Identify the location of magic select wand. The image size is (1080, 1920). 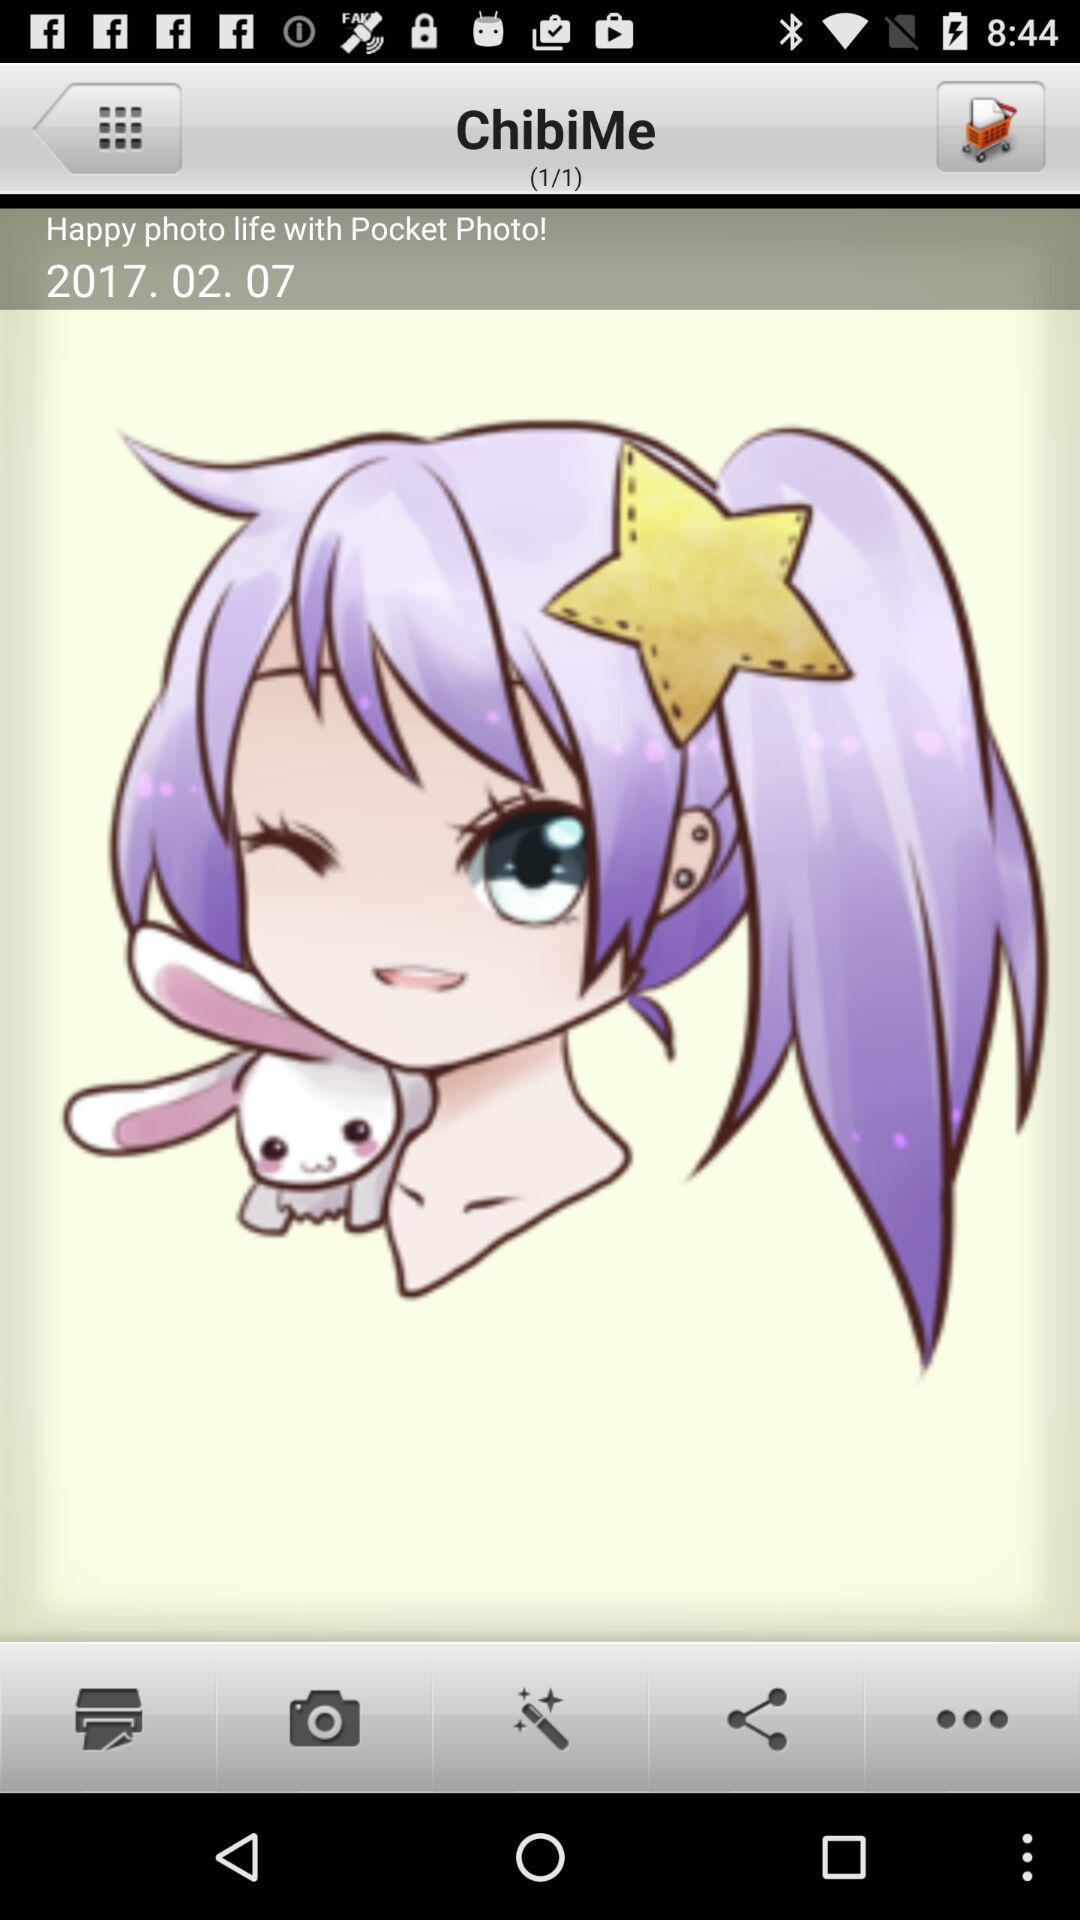
(540, 1716).